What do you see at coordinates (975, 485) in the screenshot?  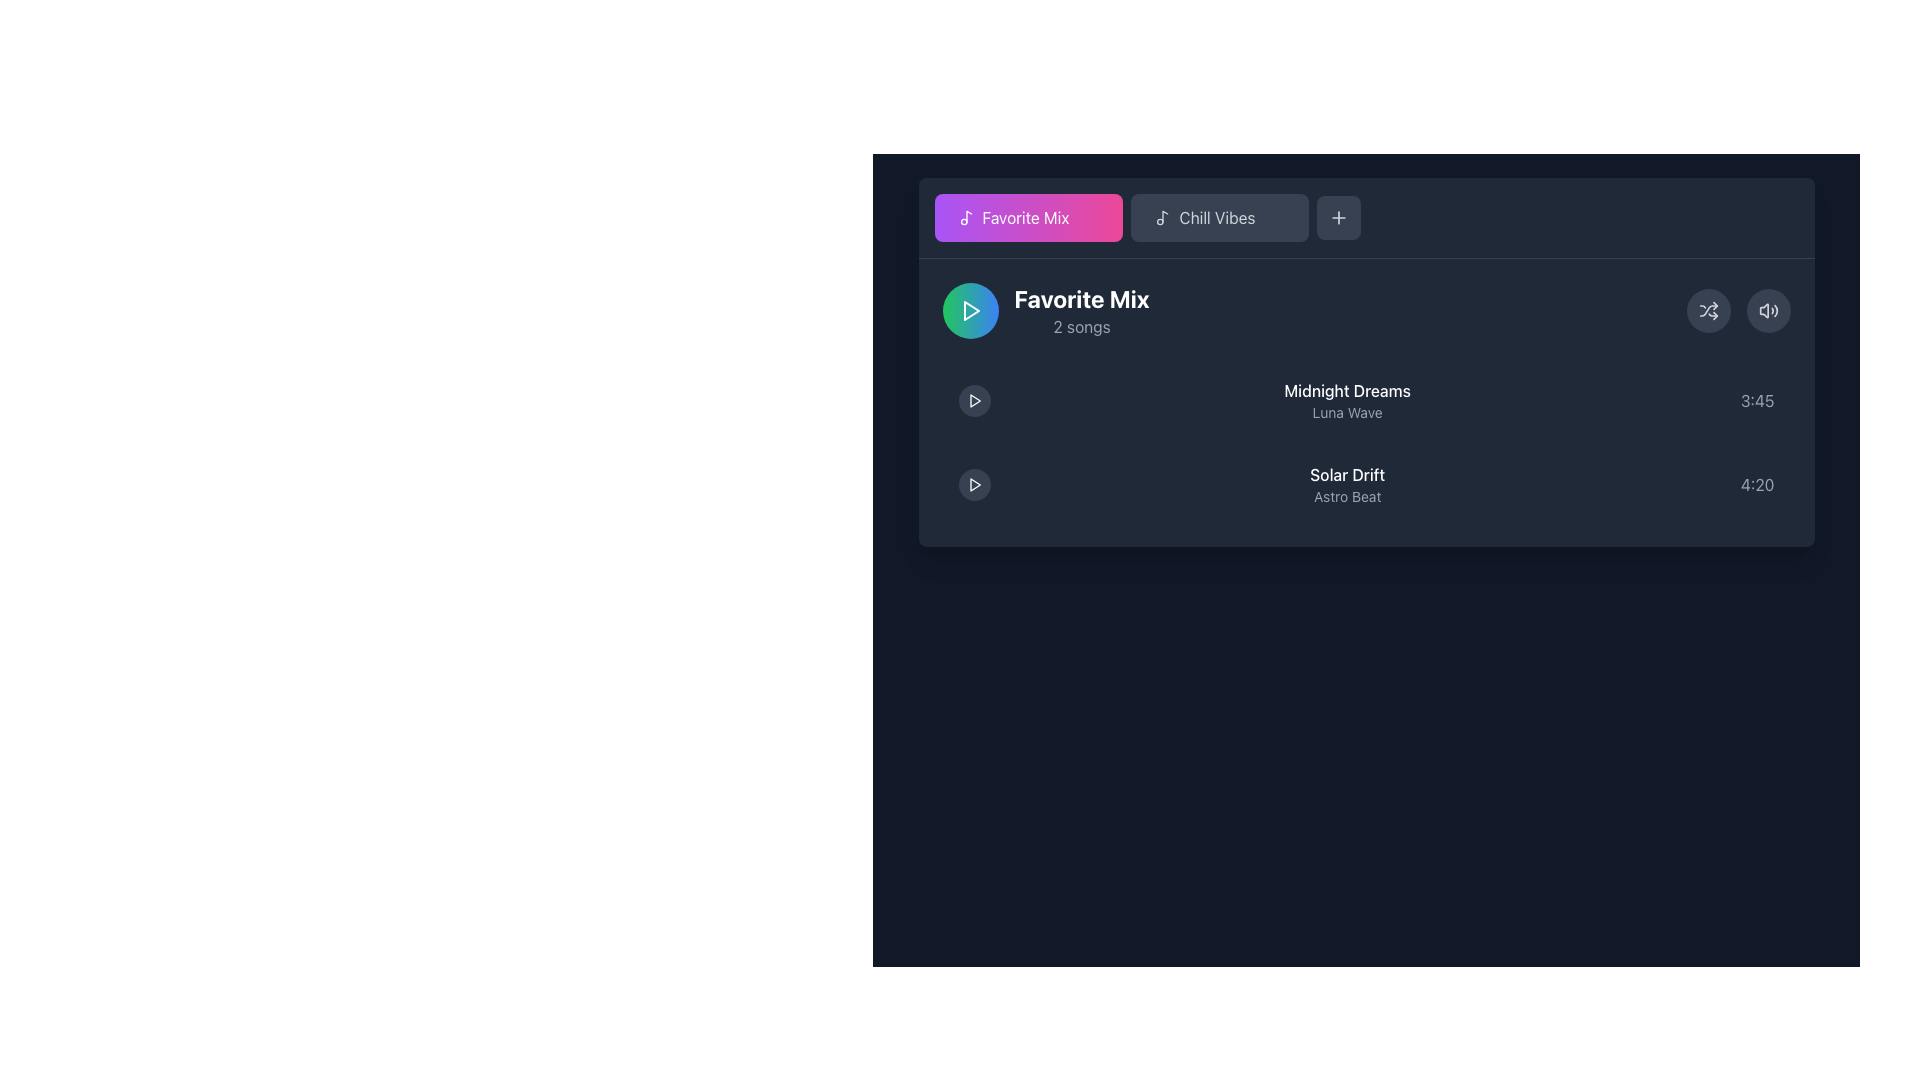 I see `the control icon for the 'Solar Drift' track located beneath the 'Favorite Mix' header` at bounding box center [975, 485].